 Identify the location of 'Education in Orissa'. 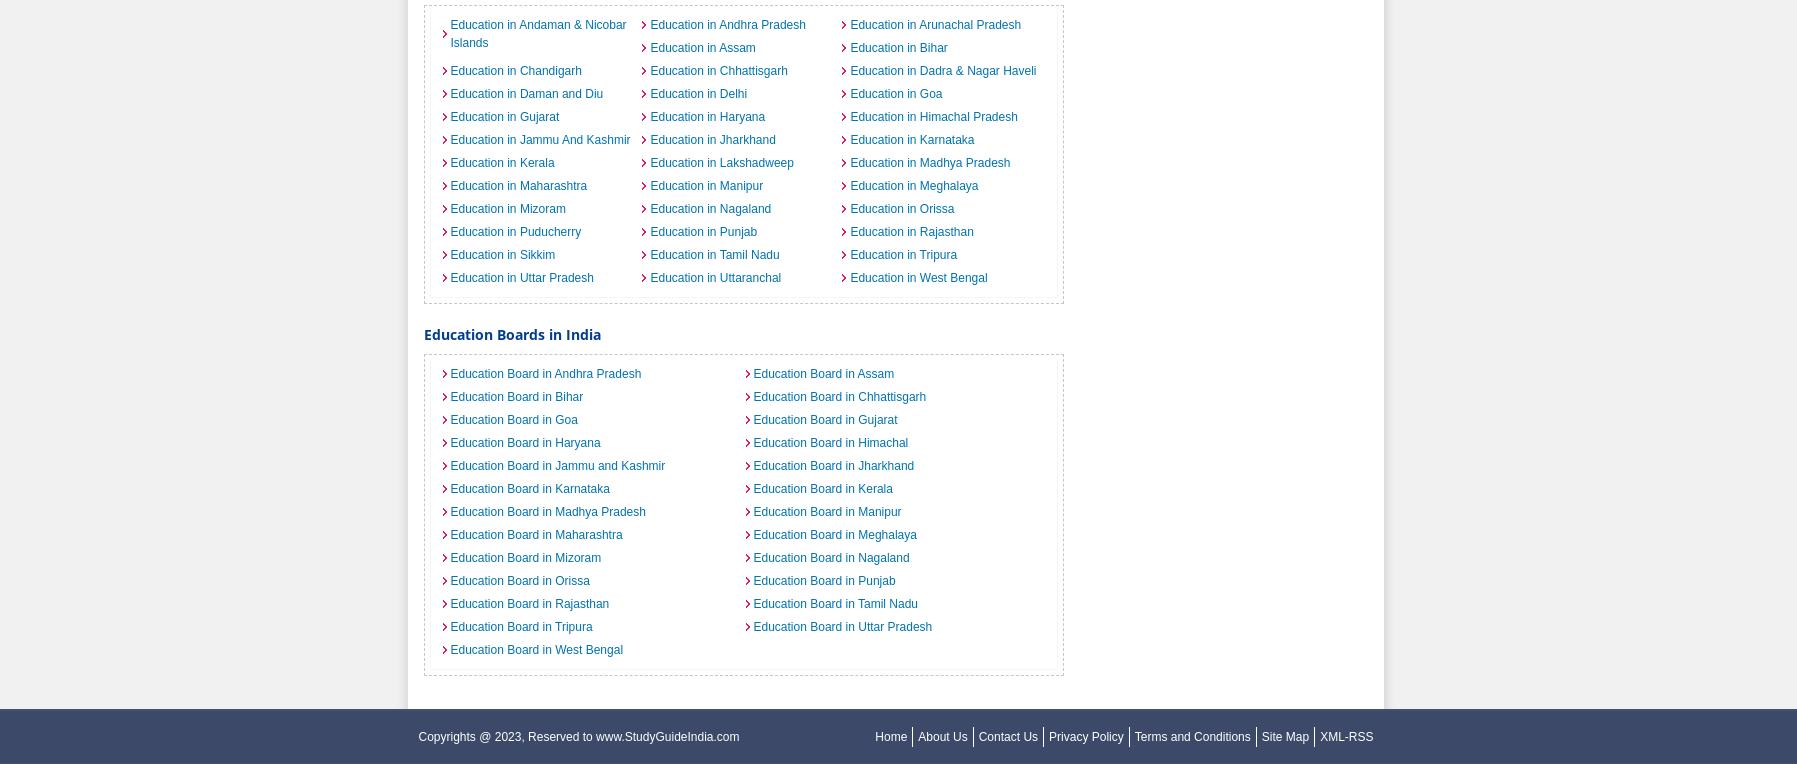
(848, 208).